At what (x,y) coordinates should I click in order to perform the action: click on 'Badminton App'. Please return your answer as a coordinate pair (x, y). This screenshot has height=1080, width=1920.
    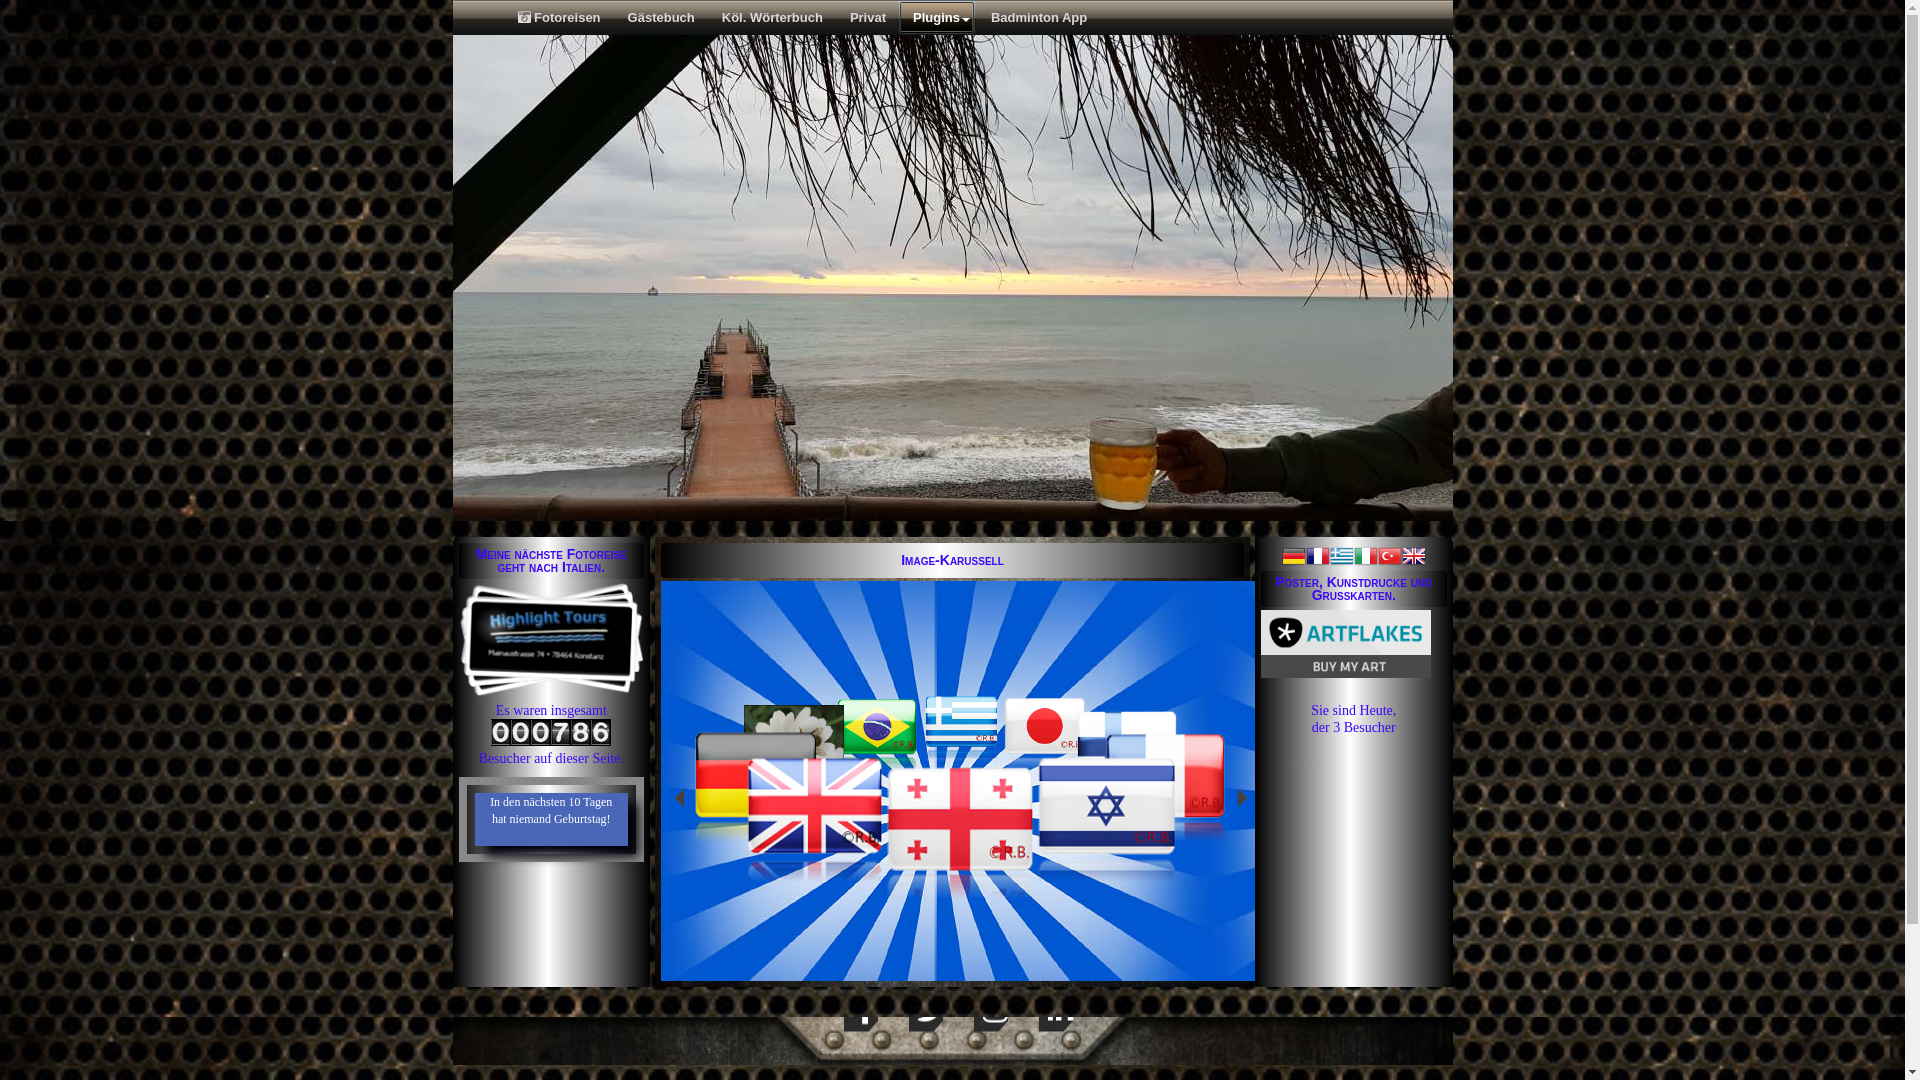
    Looking at the image, I should click on (975, 17).